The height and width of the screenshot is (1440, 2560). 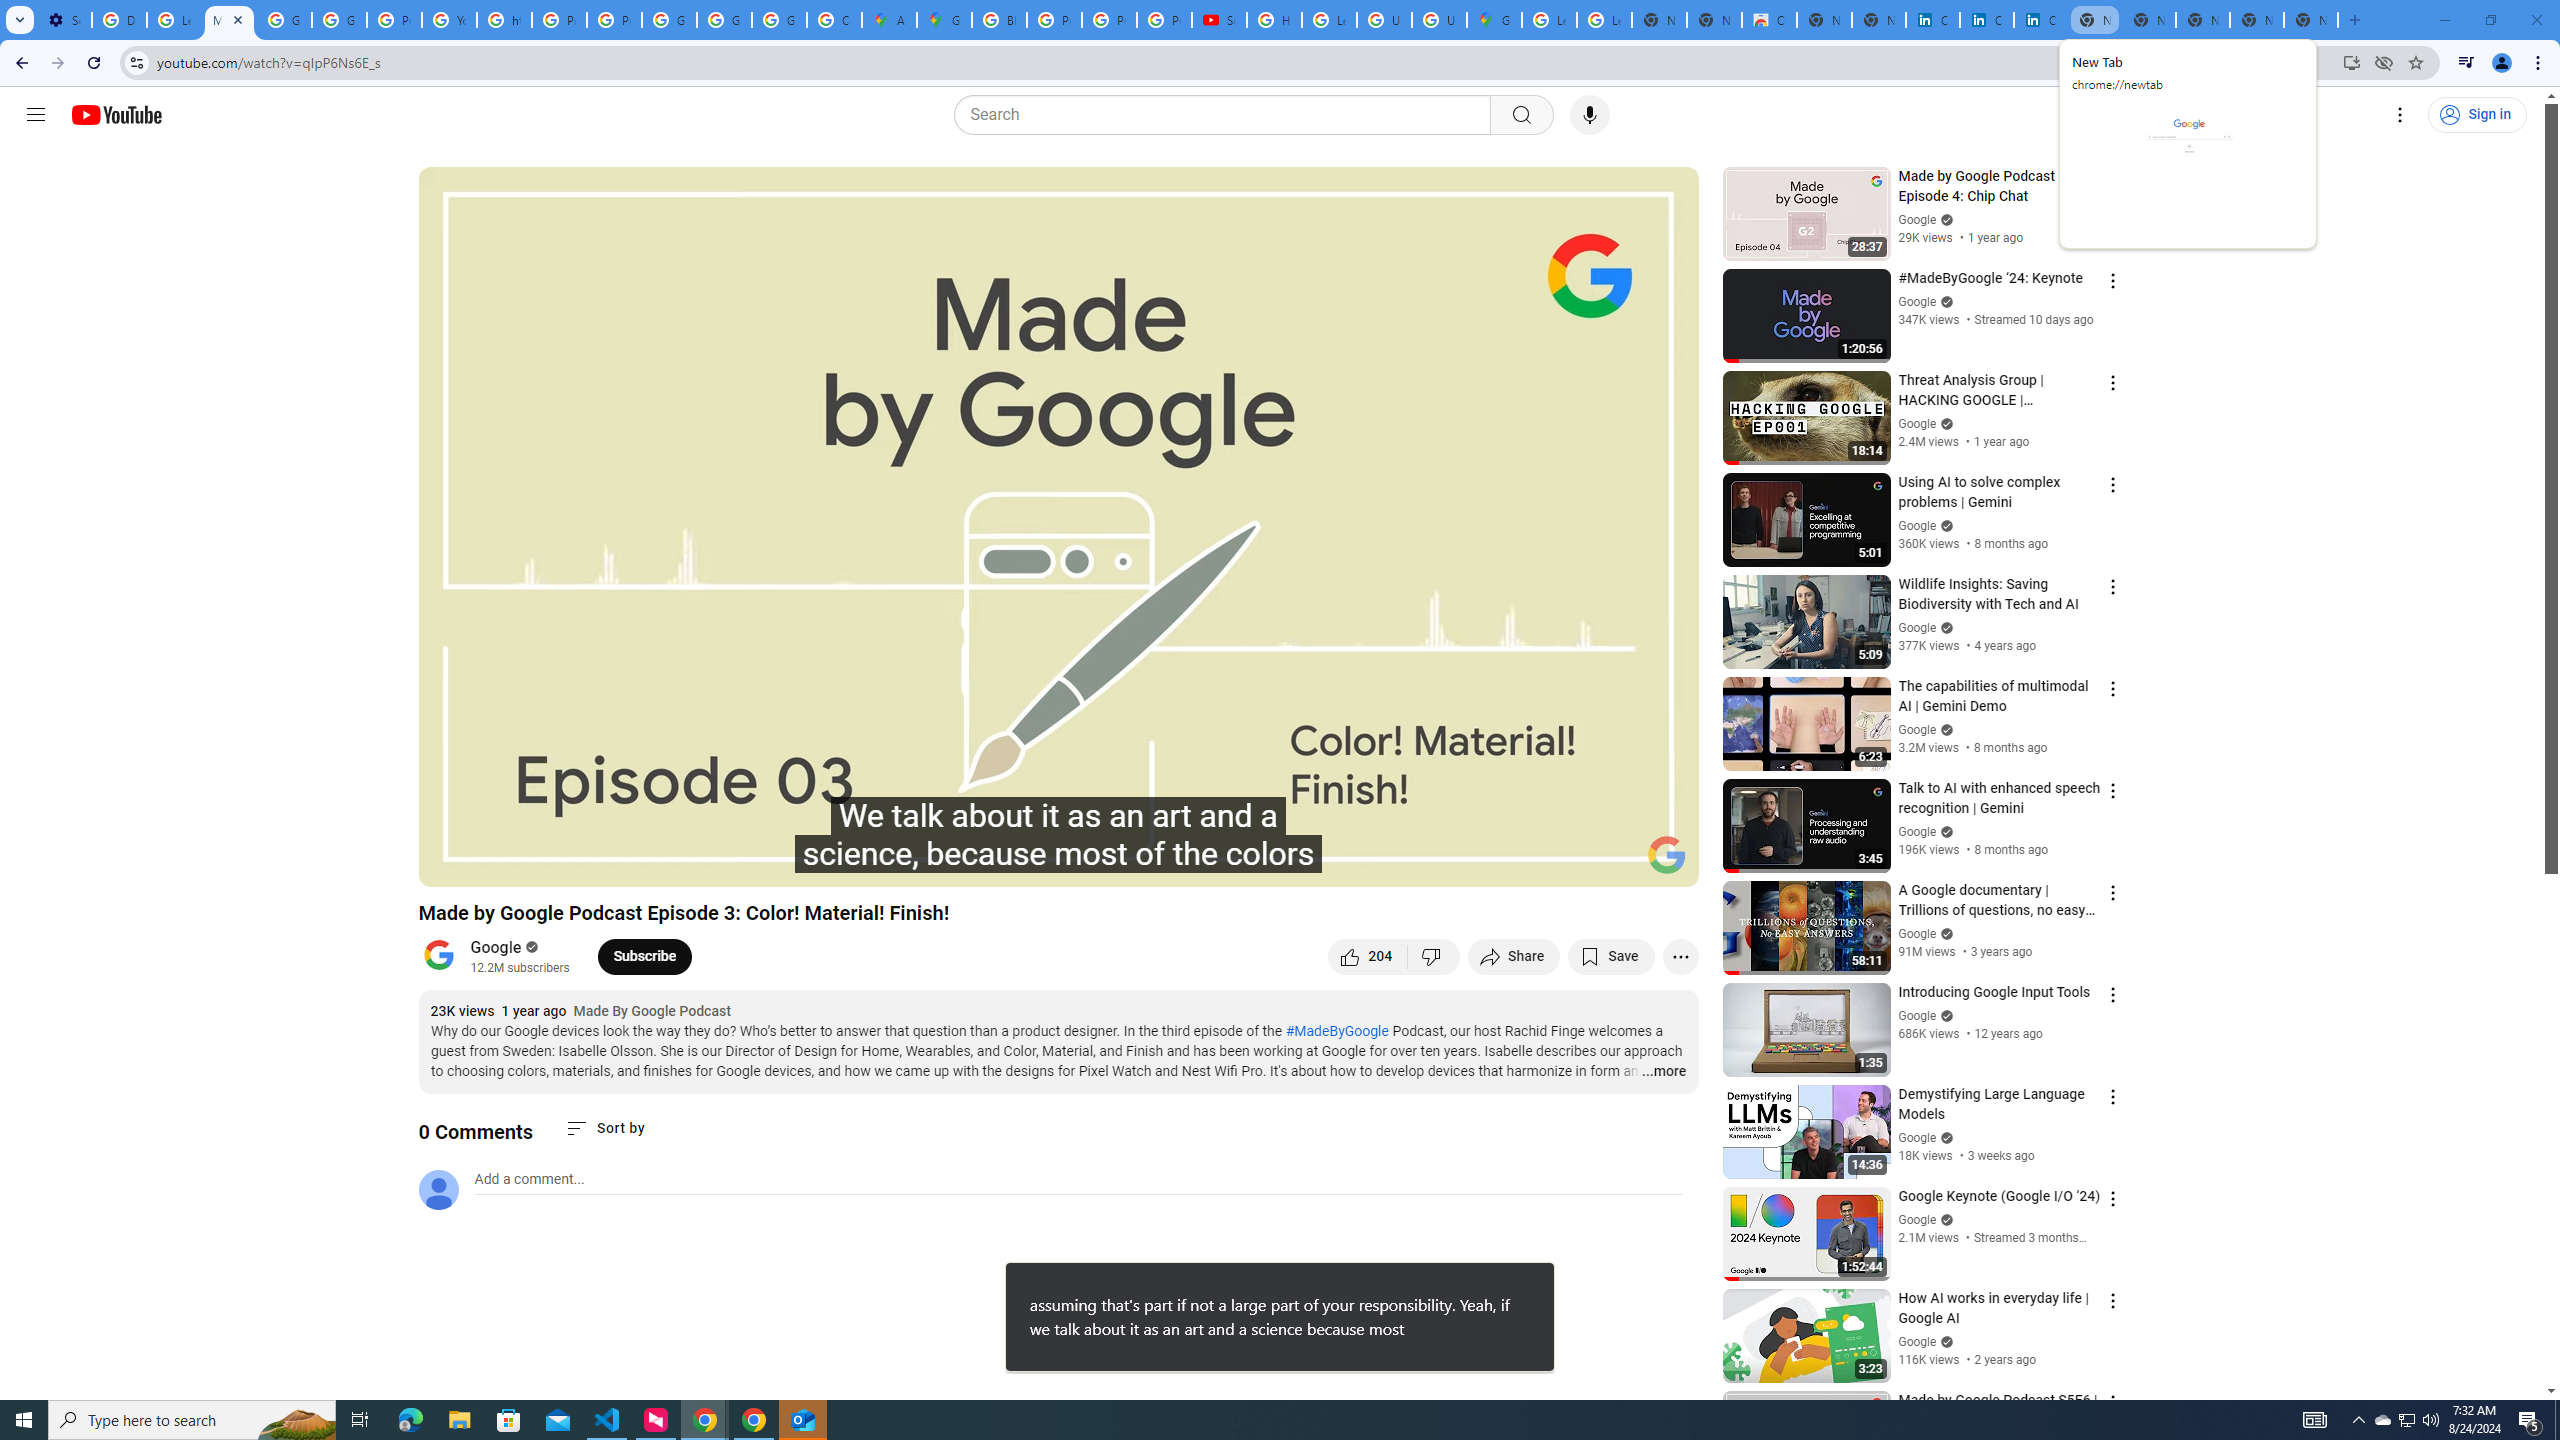 What do you see at coordinates (2530, 1418) in the screenshot?
I see `'Action Center, 5 new notifications'` at bounding box center [2530, 1418].